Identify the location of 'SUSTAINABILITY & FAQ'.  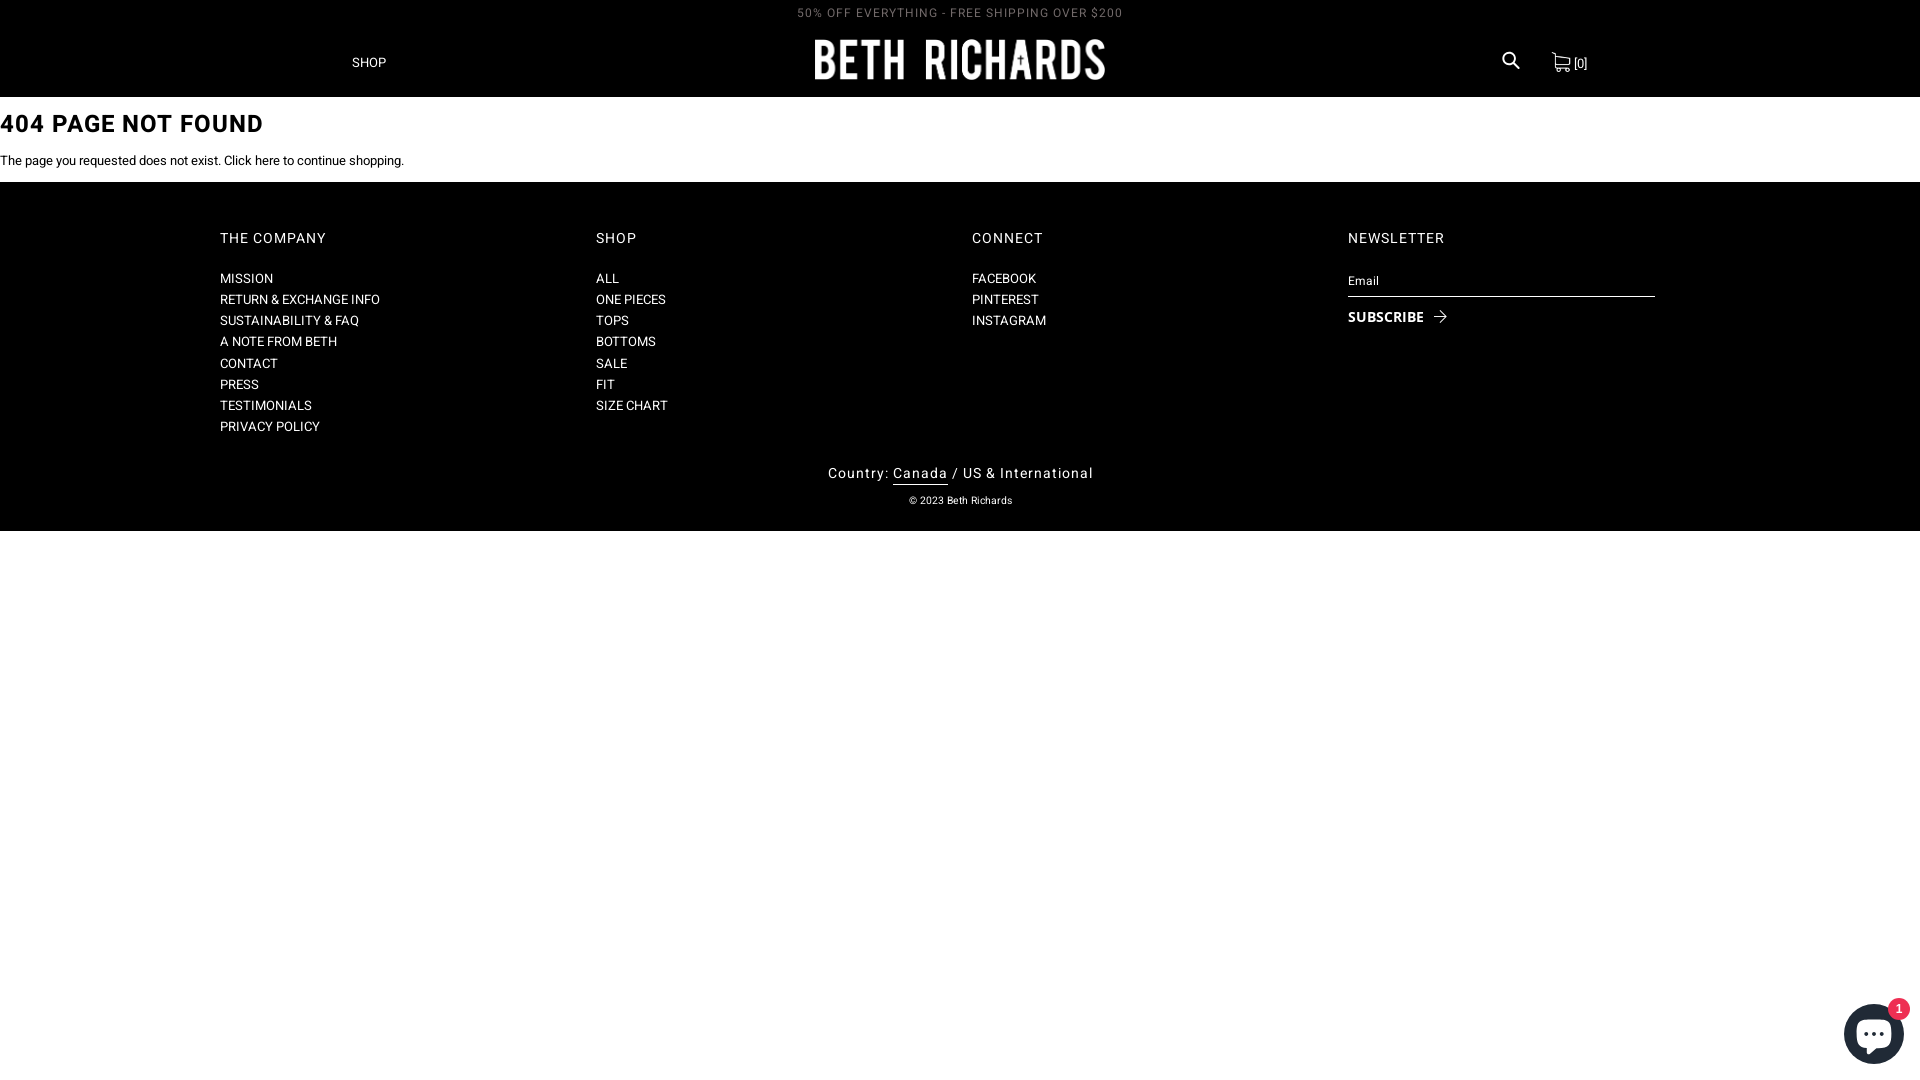
(288, 319).